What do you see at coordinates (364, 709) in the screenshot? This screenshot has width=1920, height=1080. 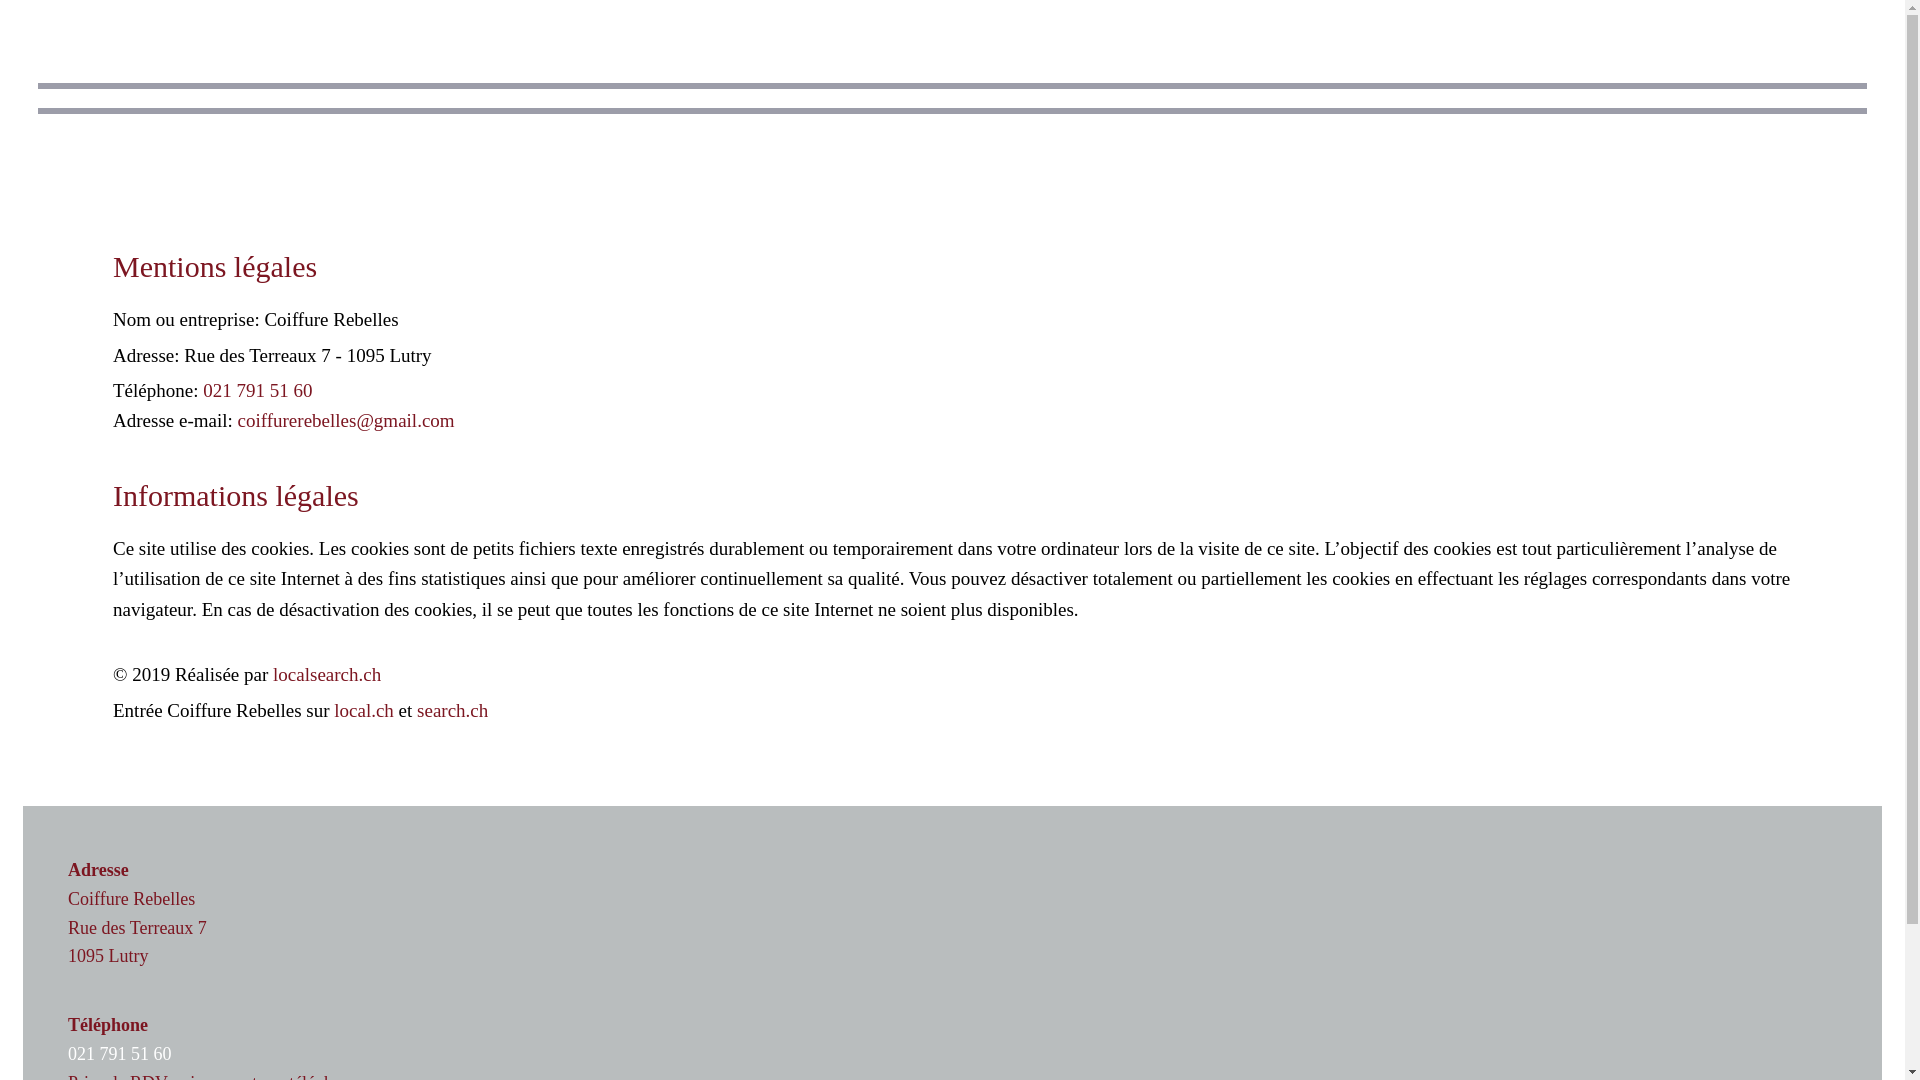 I see `'local.ch'` at bounding box center [364, 709].